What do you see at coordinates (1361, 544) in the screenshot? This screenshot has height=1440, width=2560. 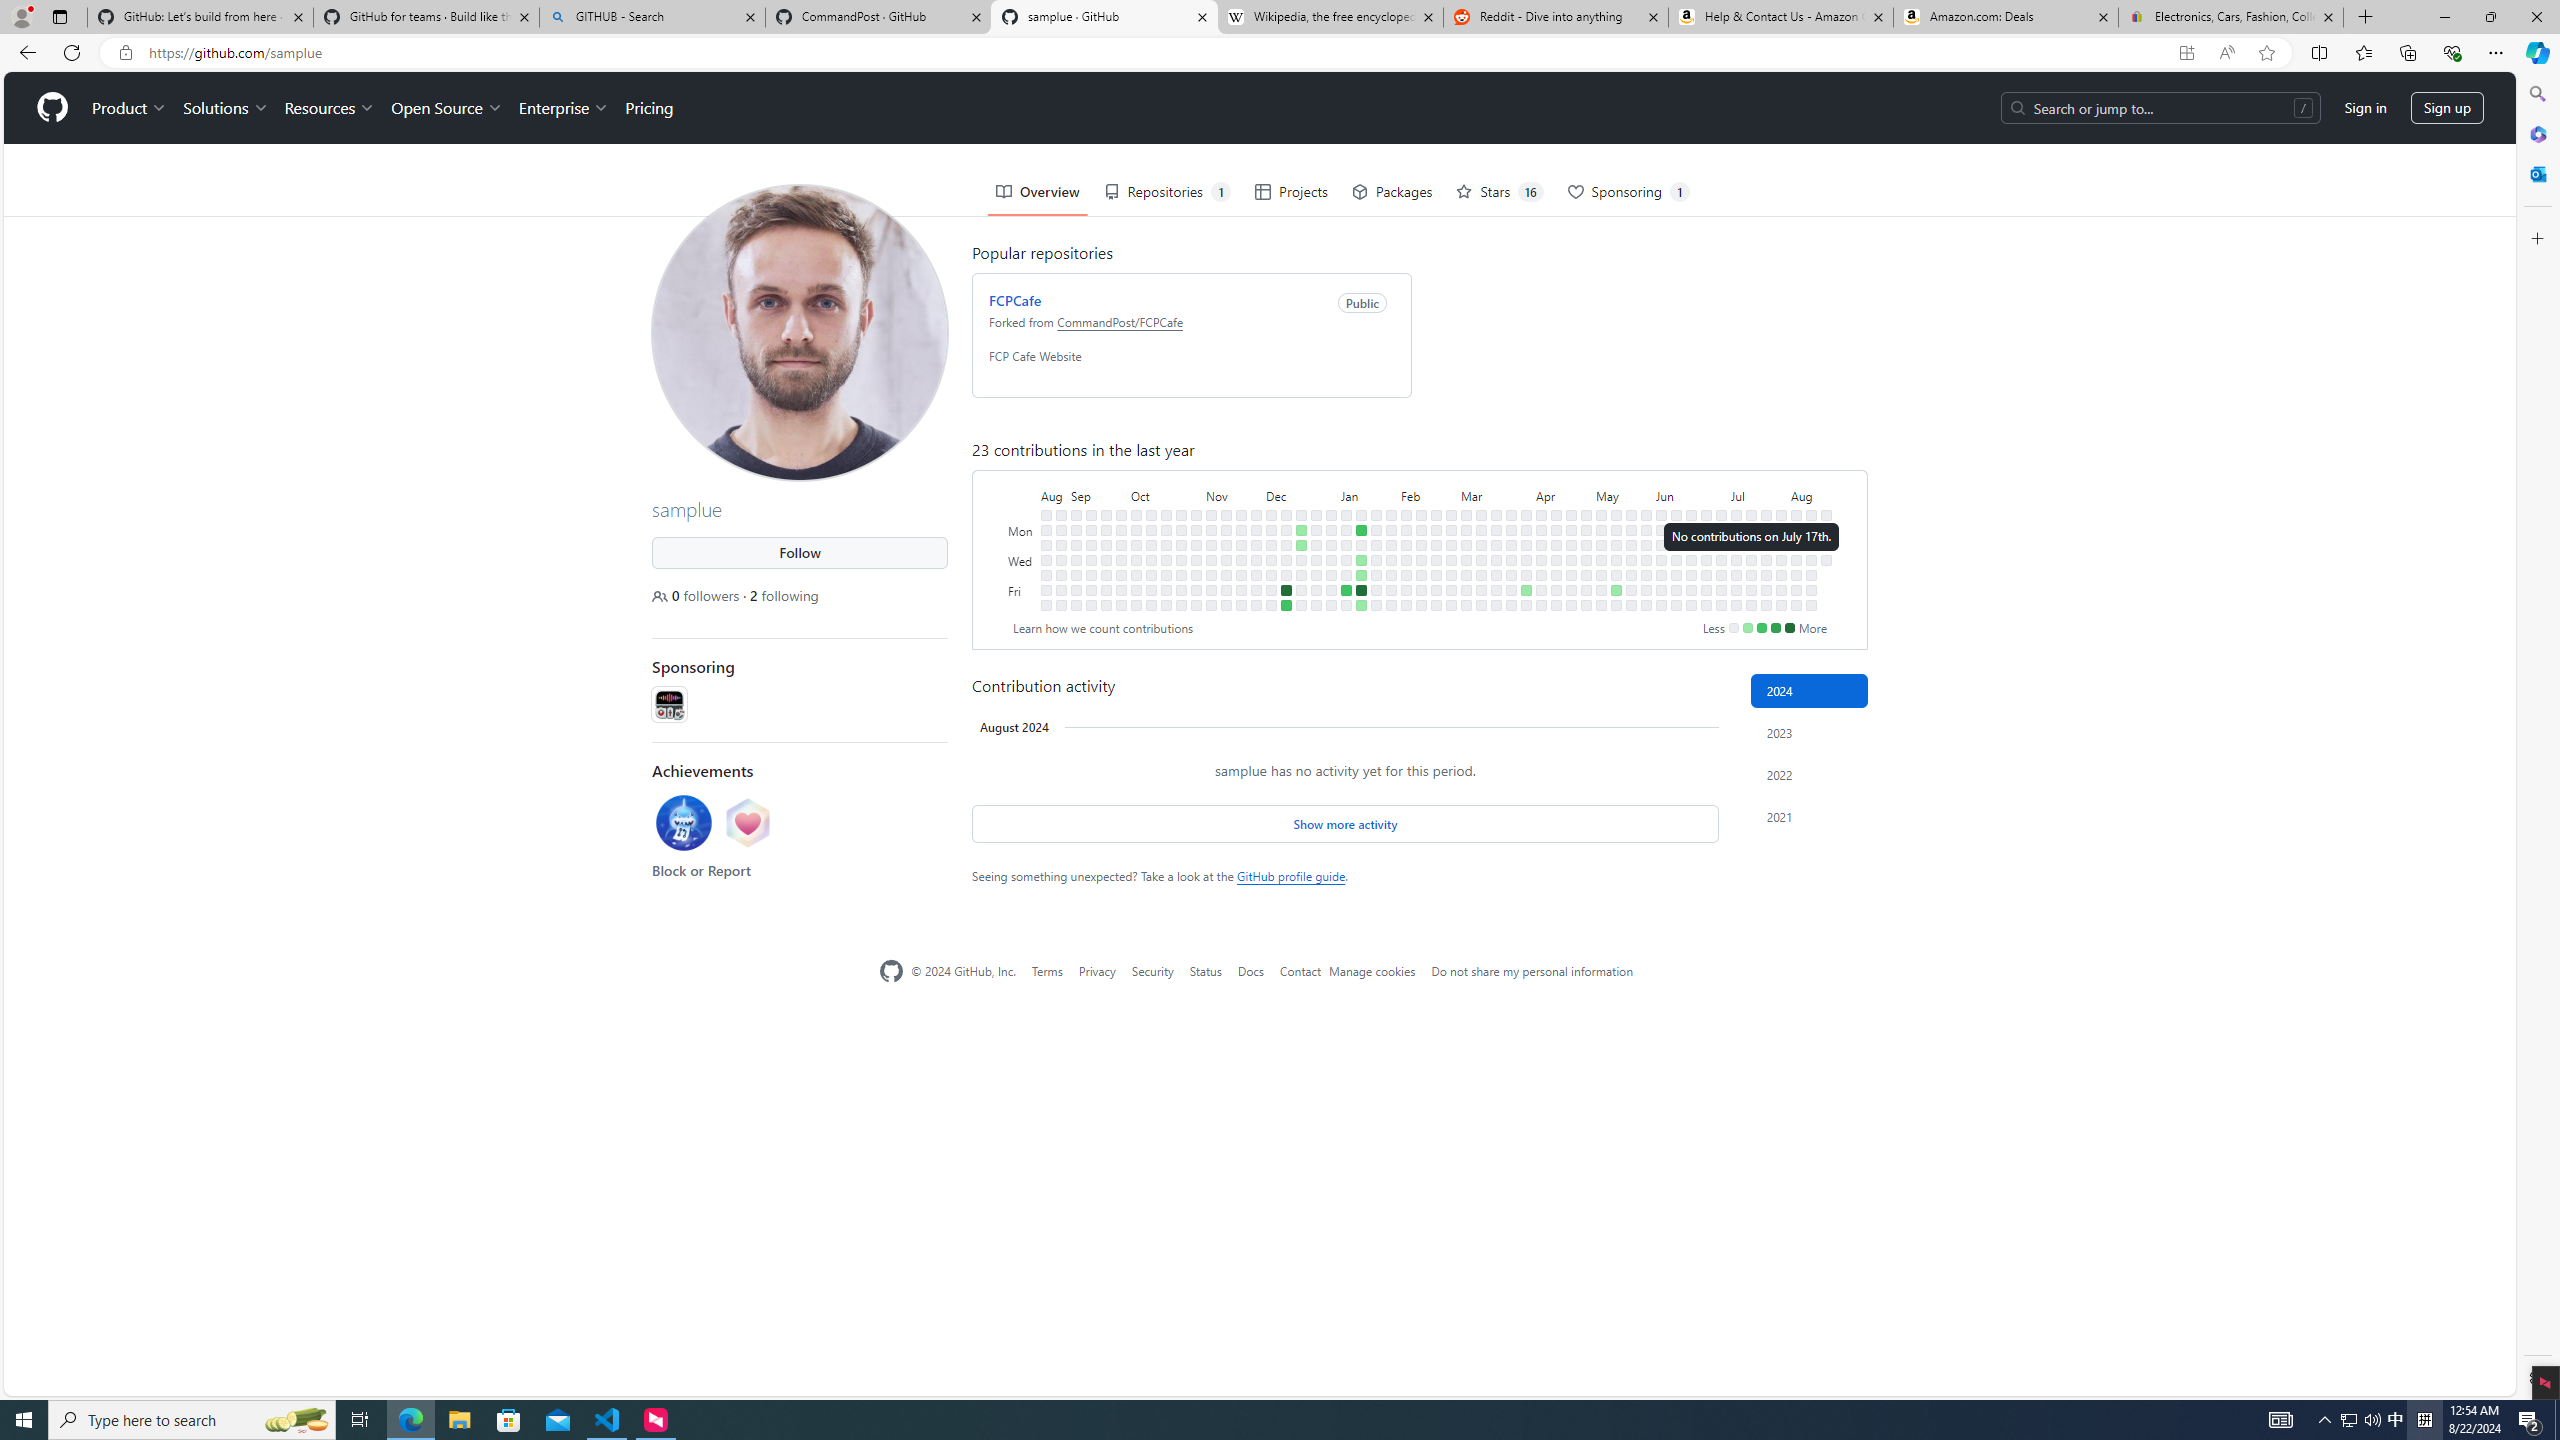 I see `'No contributions on January 16th.'` at bounding box center [1361, 544].